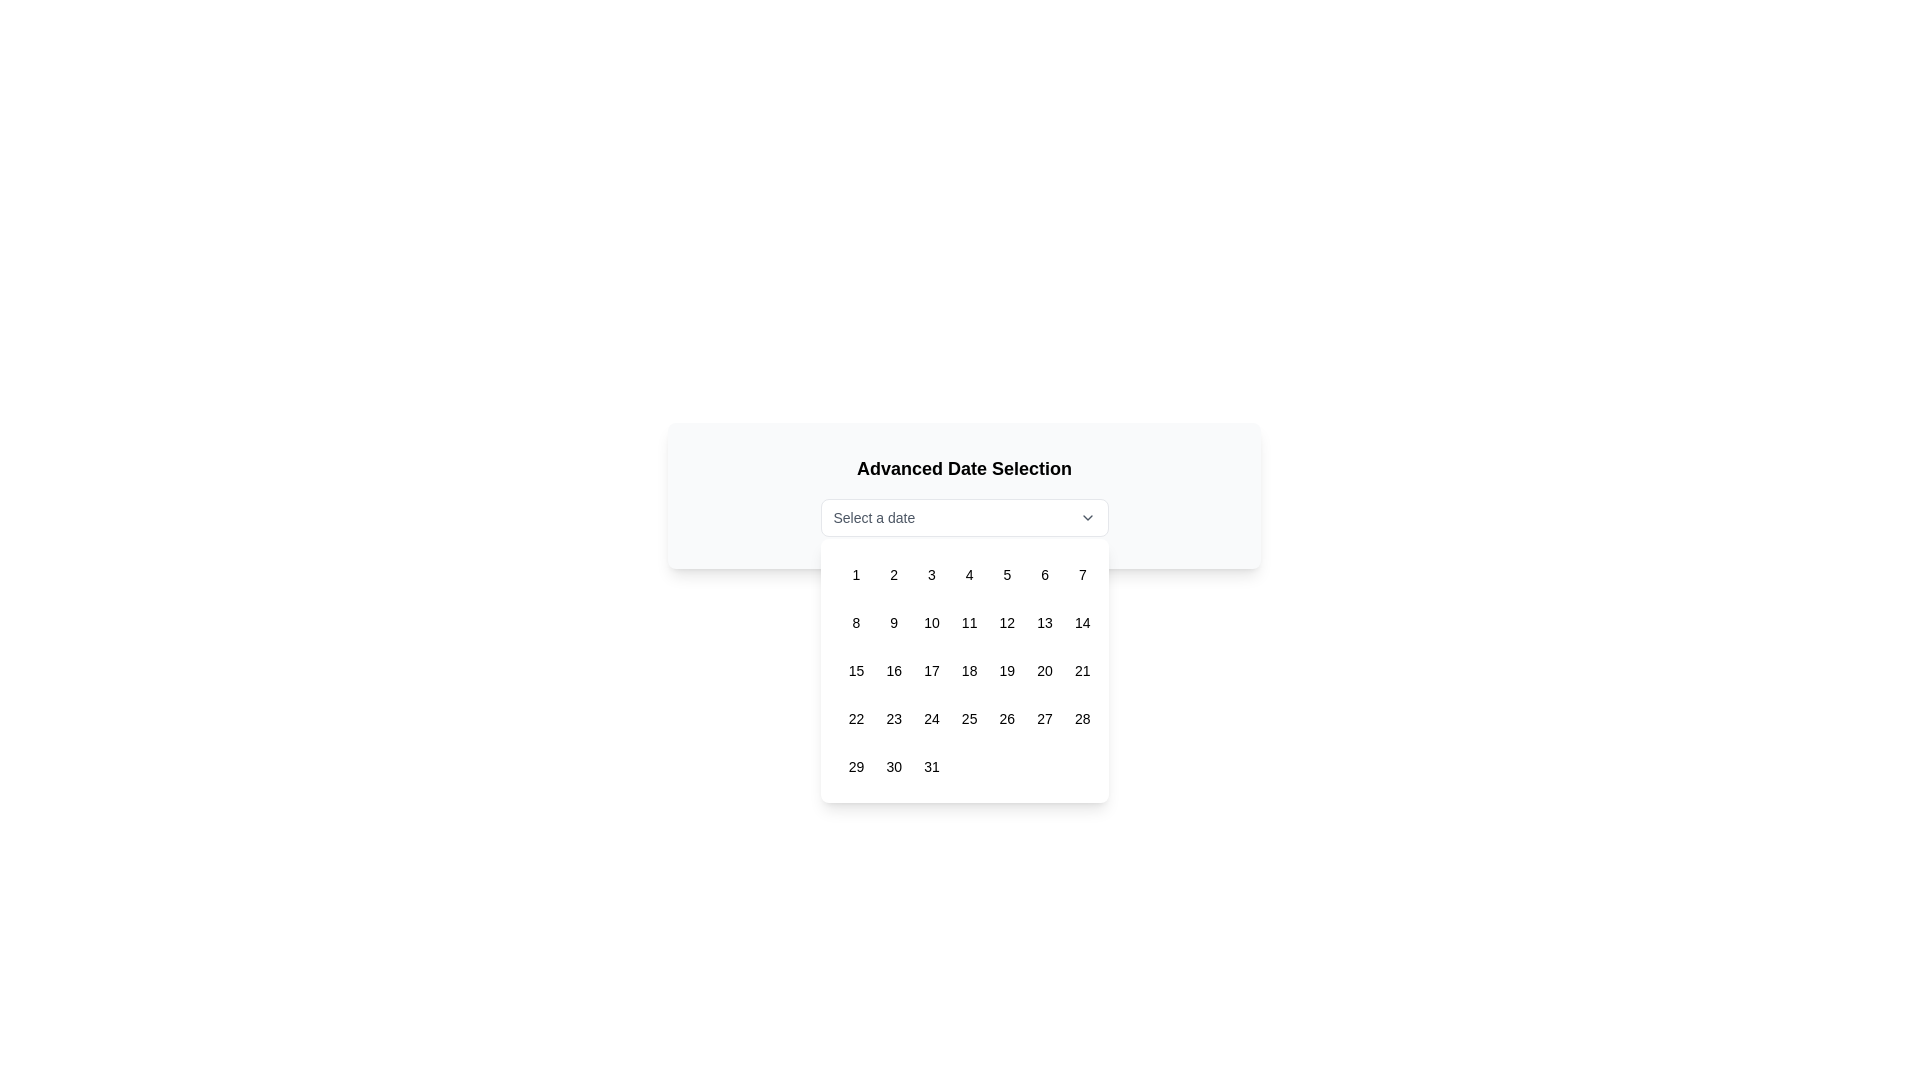 The height and width of the screenshot is (1080, 1920). What do you see at coordinates (1044, 574) in the screenshot?
I see `the button for selecting the 6th day in the date-selection calendar` at bounding box center [1044, 574].